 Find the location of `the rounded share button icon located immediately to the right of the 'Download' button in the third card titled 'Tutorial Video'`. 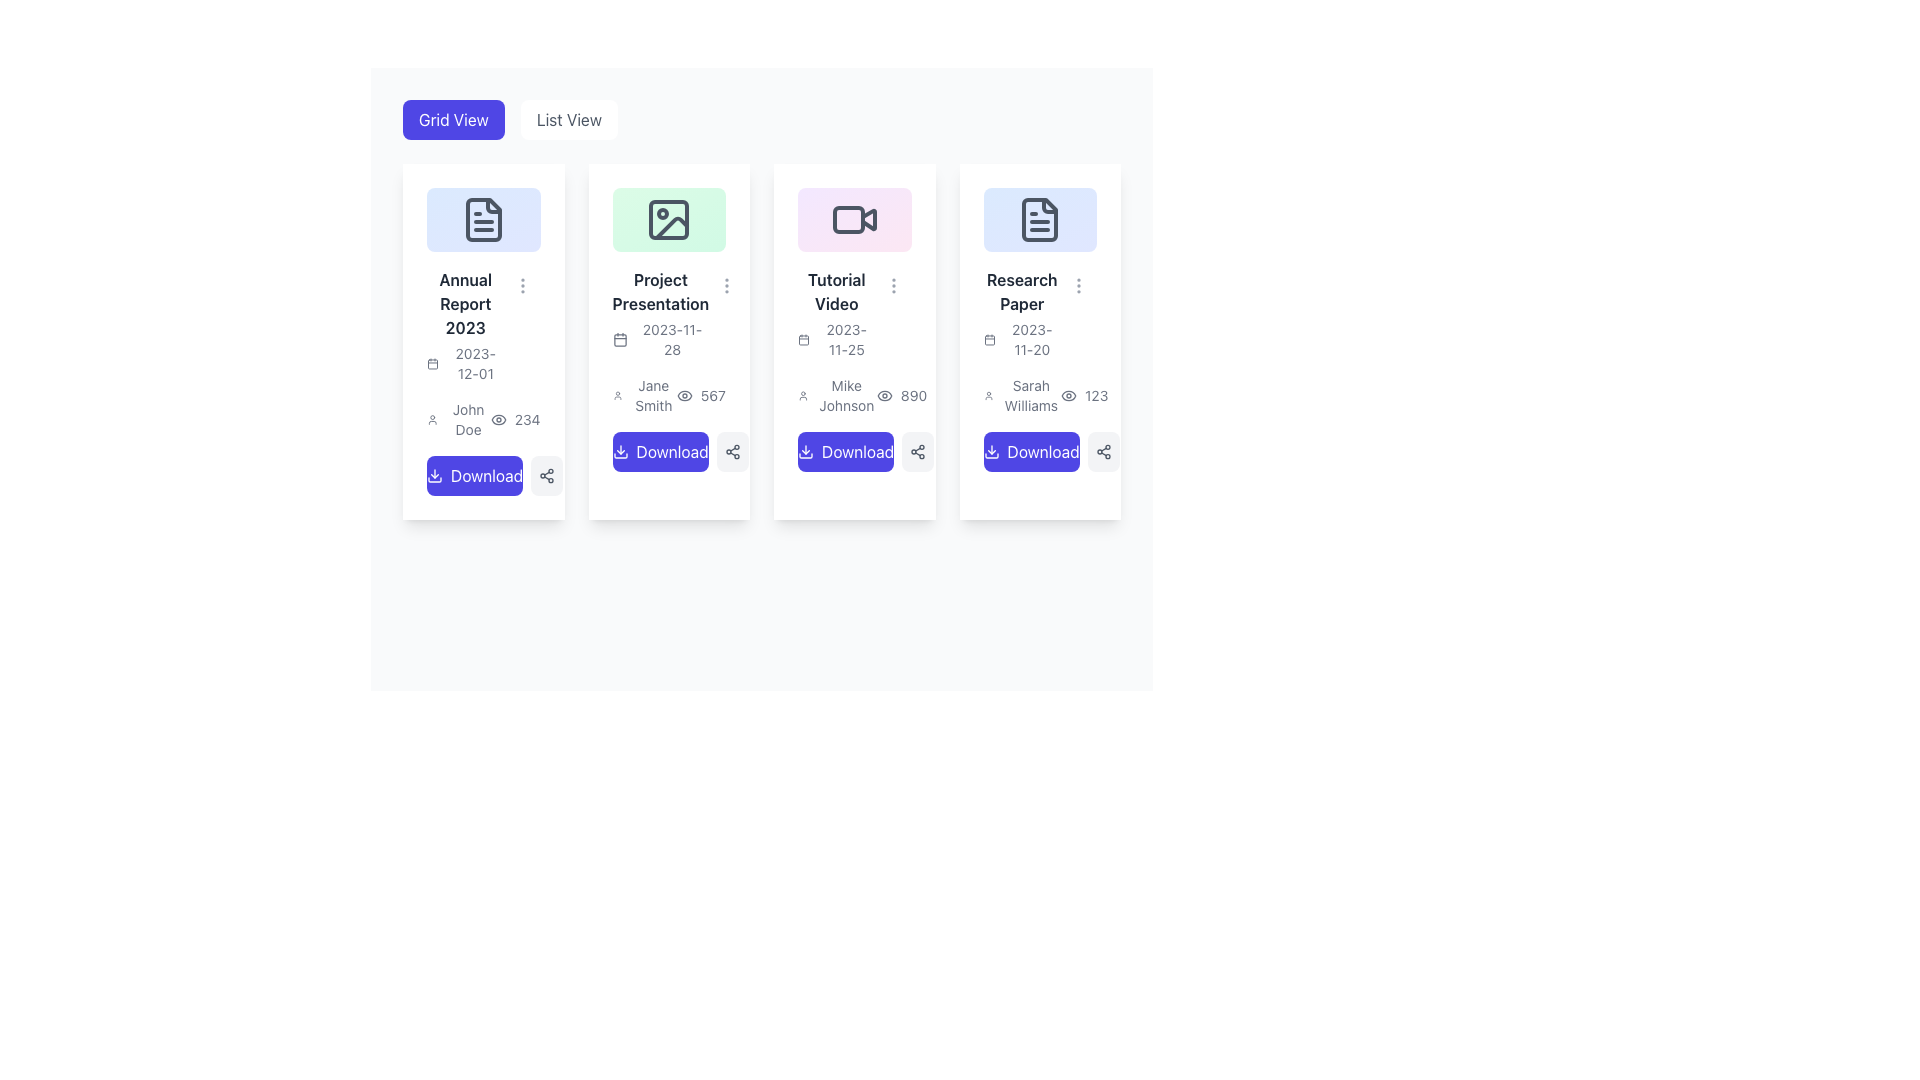

the rounded share button icon located immediately to the right of the 'Download' button in the third card titled 'Tutorial Video' is located at coordinates (917, 451).